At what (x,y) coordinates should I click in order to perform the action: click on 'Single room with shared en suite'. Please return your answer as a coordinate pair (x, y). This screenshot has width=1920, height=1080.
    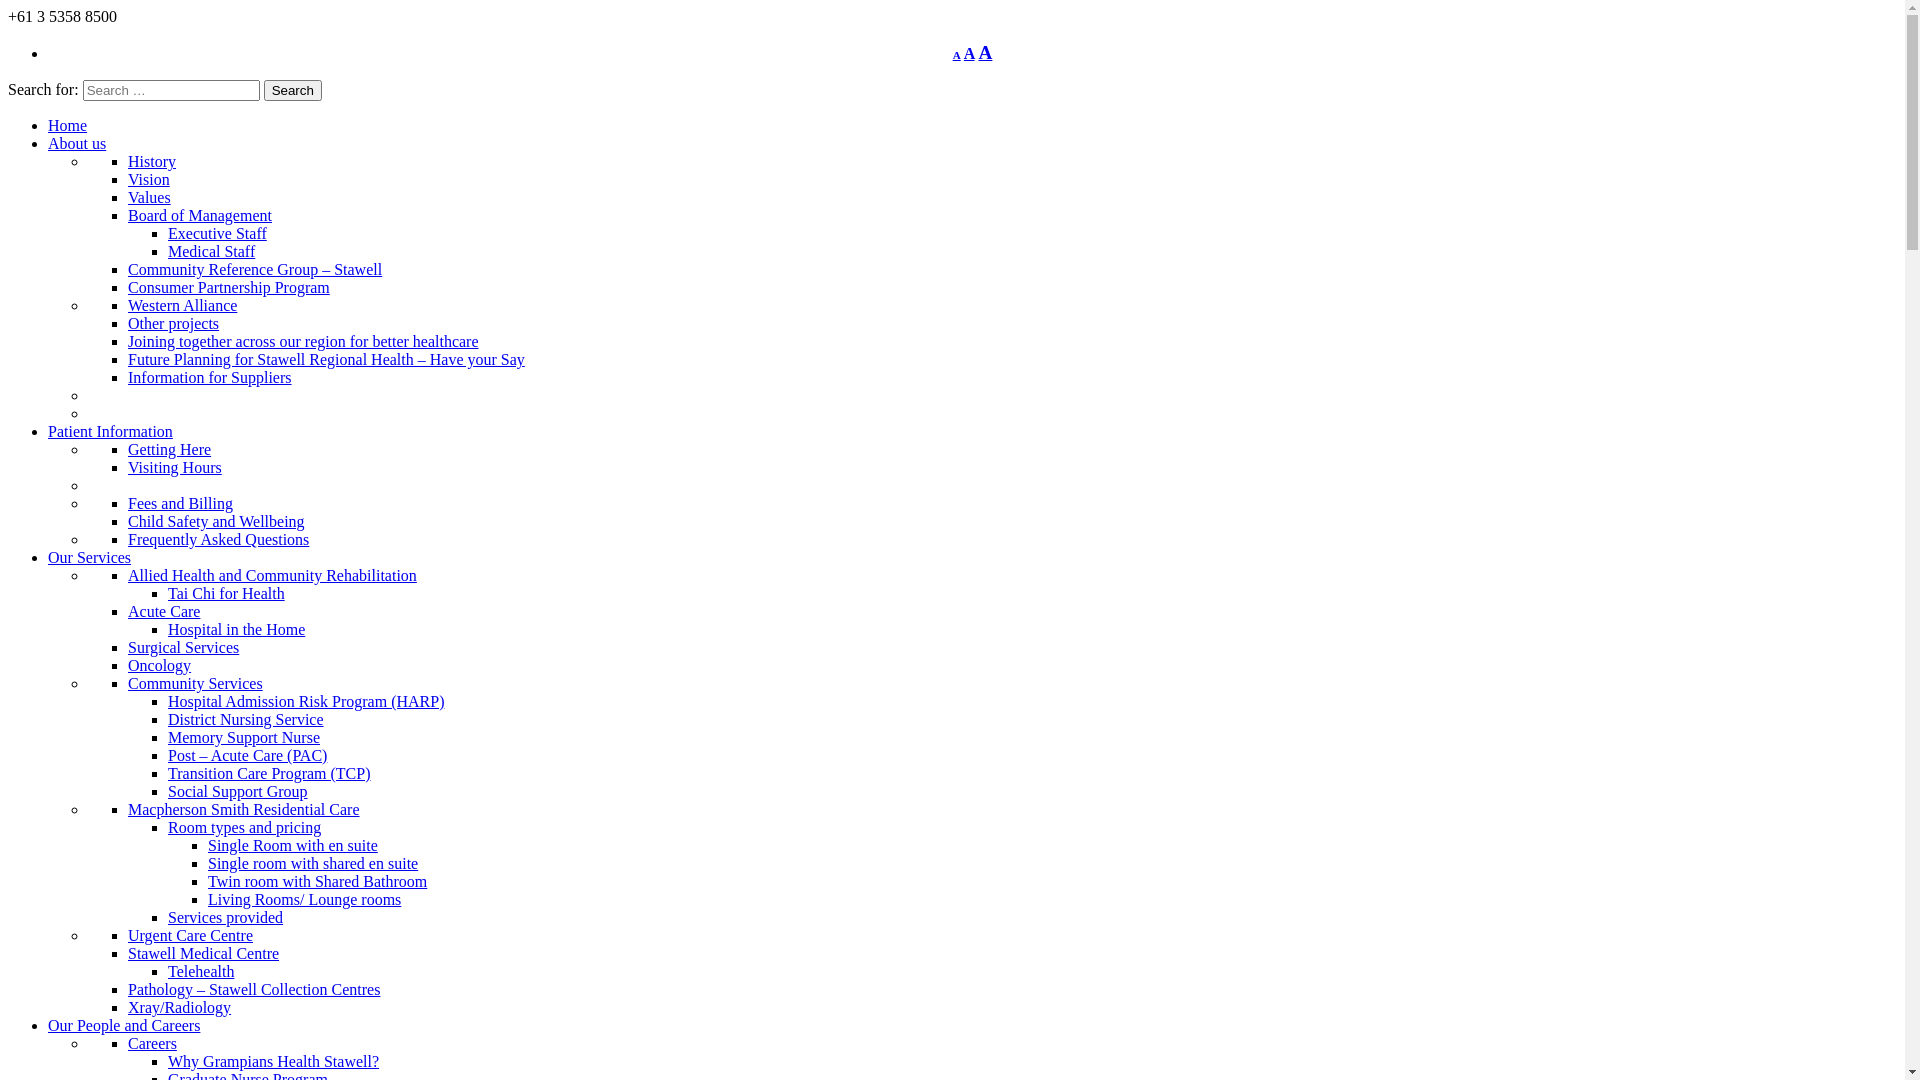
    Looking at the image, I should click on (311, 862).